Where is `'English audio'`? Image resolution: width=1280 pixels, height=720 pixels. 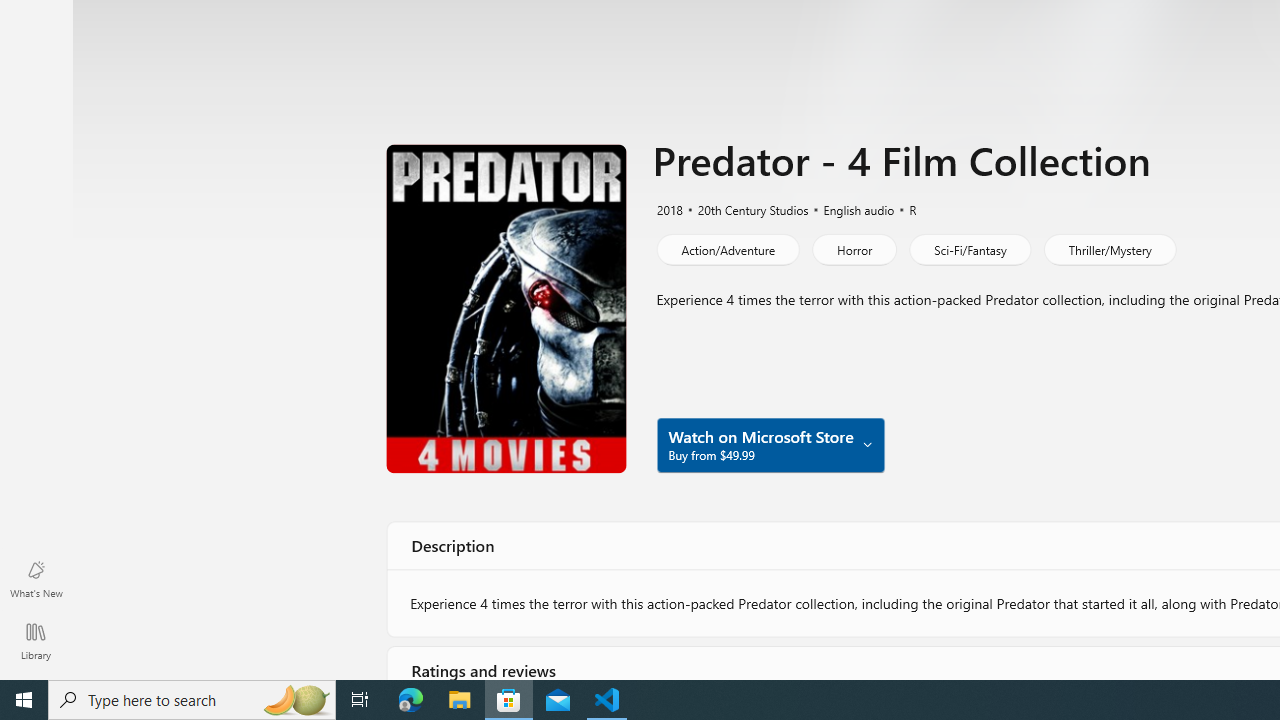 'English audio' is located at coordinates (850, 208).